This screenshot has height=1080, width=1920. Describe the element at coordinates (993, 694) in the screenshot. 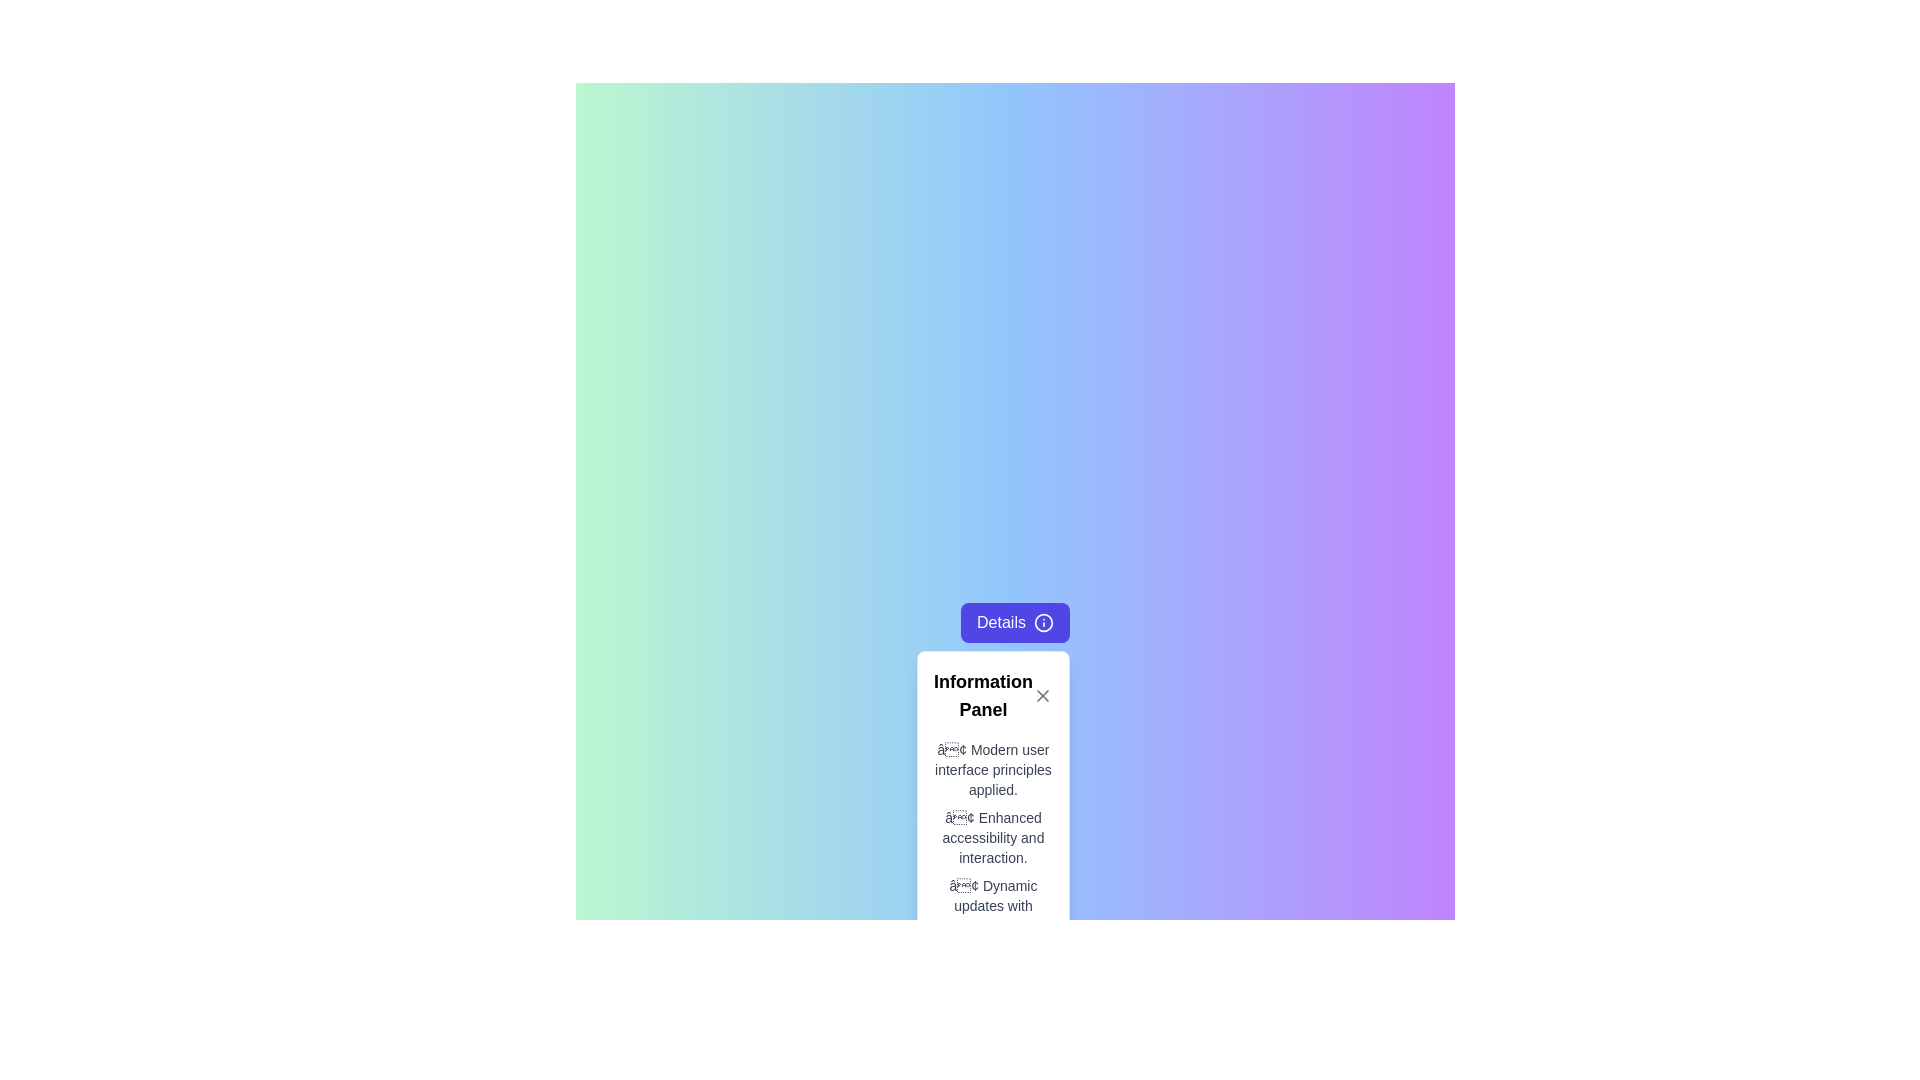

I see `text content of the Text Header, which serves as the title for the panel and is centrally located near the top of the panel` at that location.